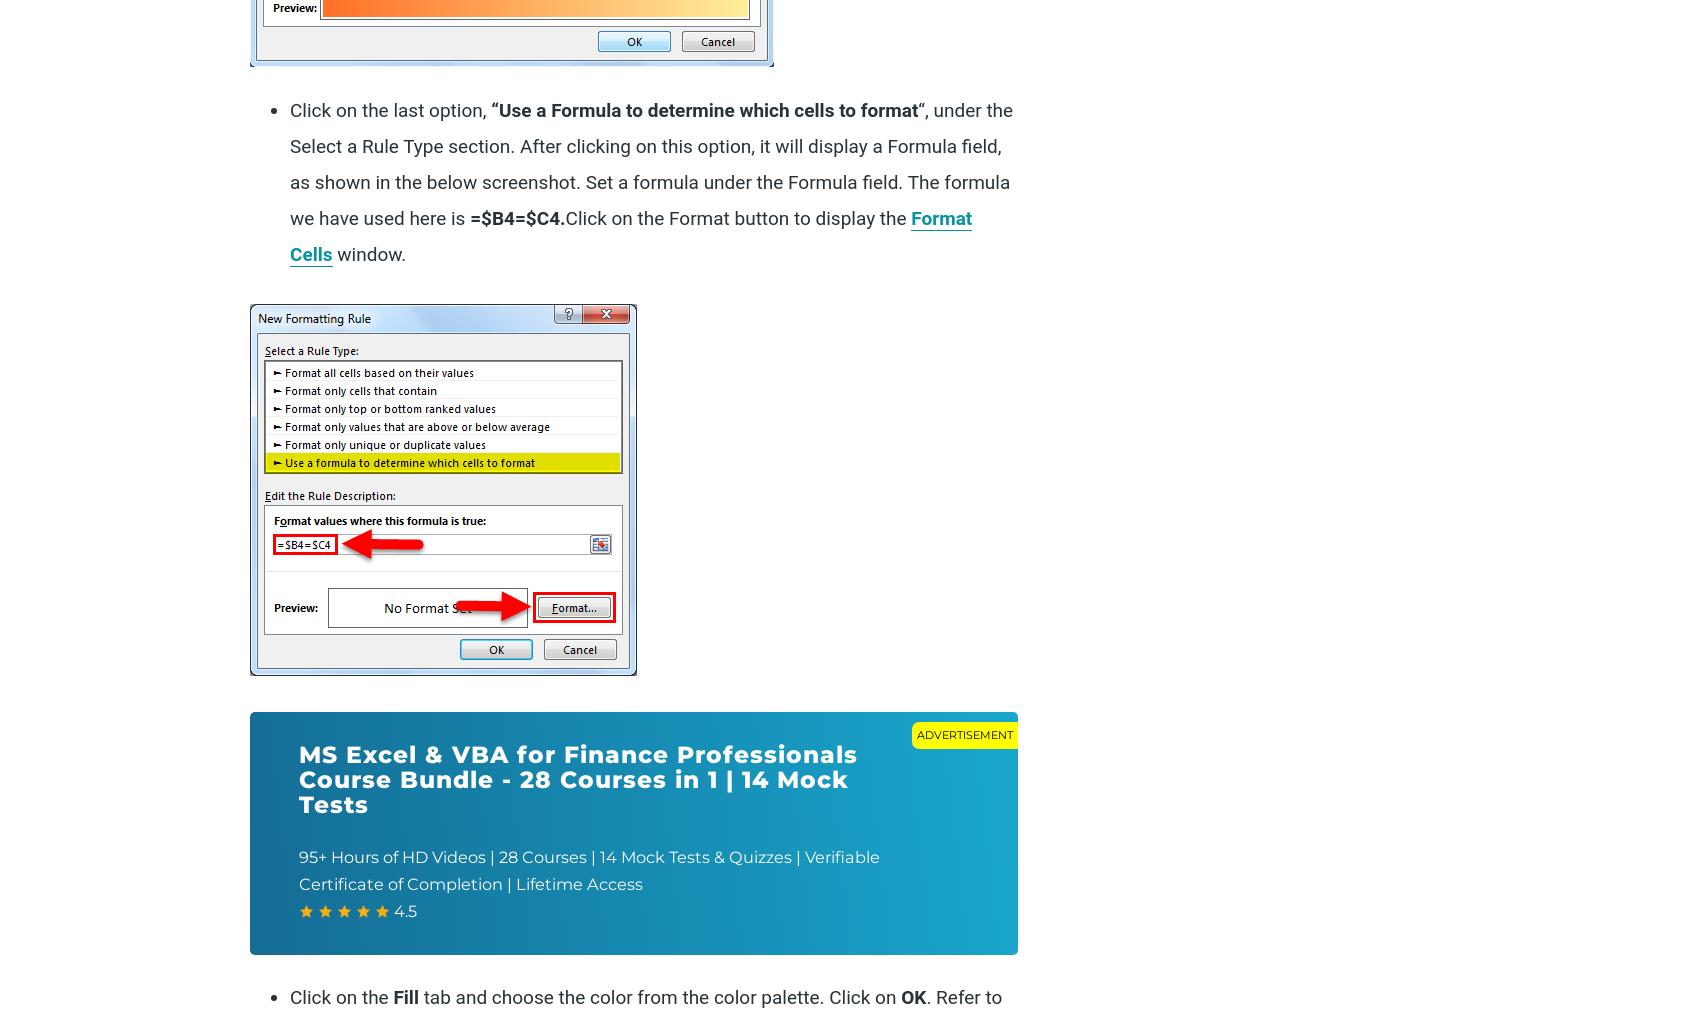 This screenshot has width=1700, height=1016. I want to click on 'Click on the', so click(340, 997).